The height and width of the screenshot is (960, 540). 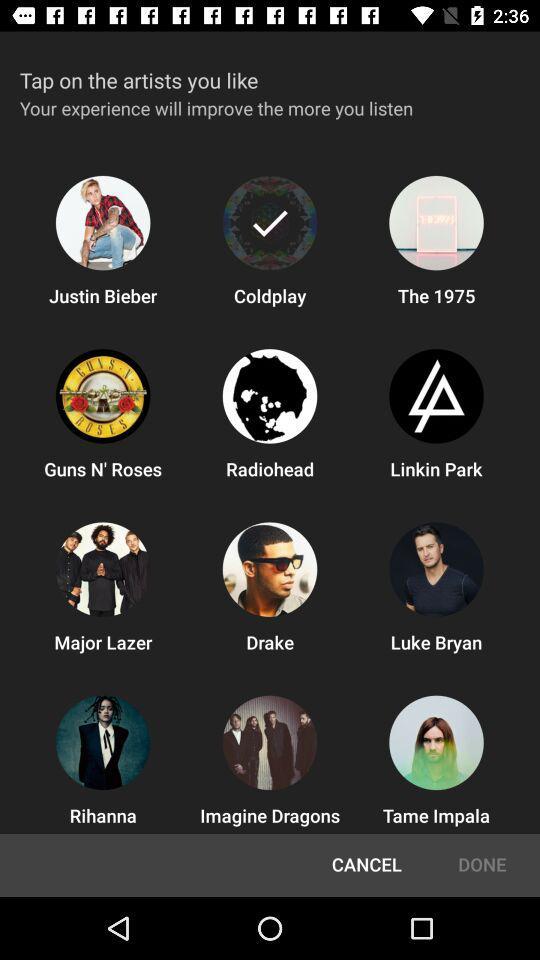 What do you see at coordinates (365, 864) in the screenshot?
I see `the cancel item` at bounding box center [365, 864].